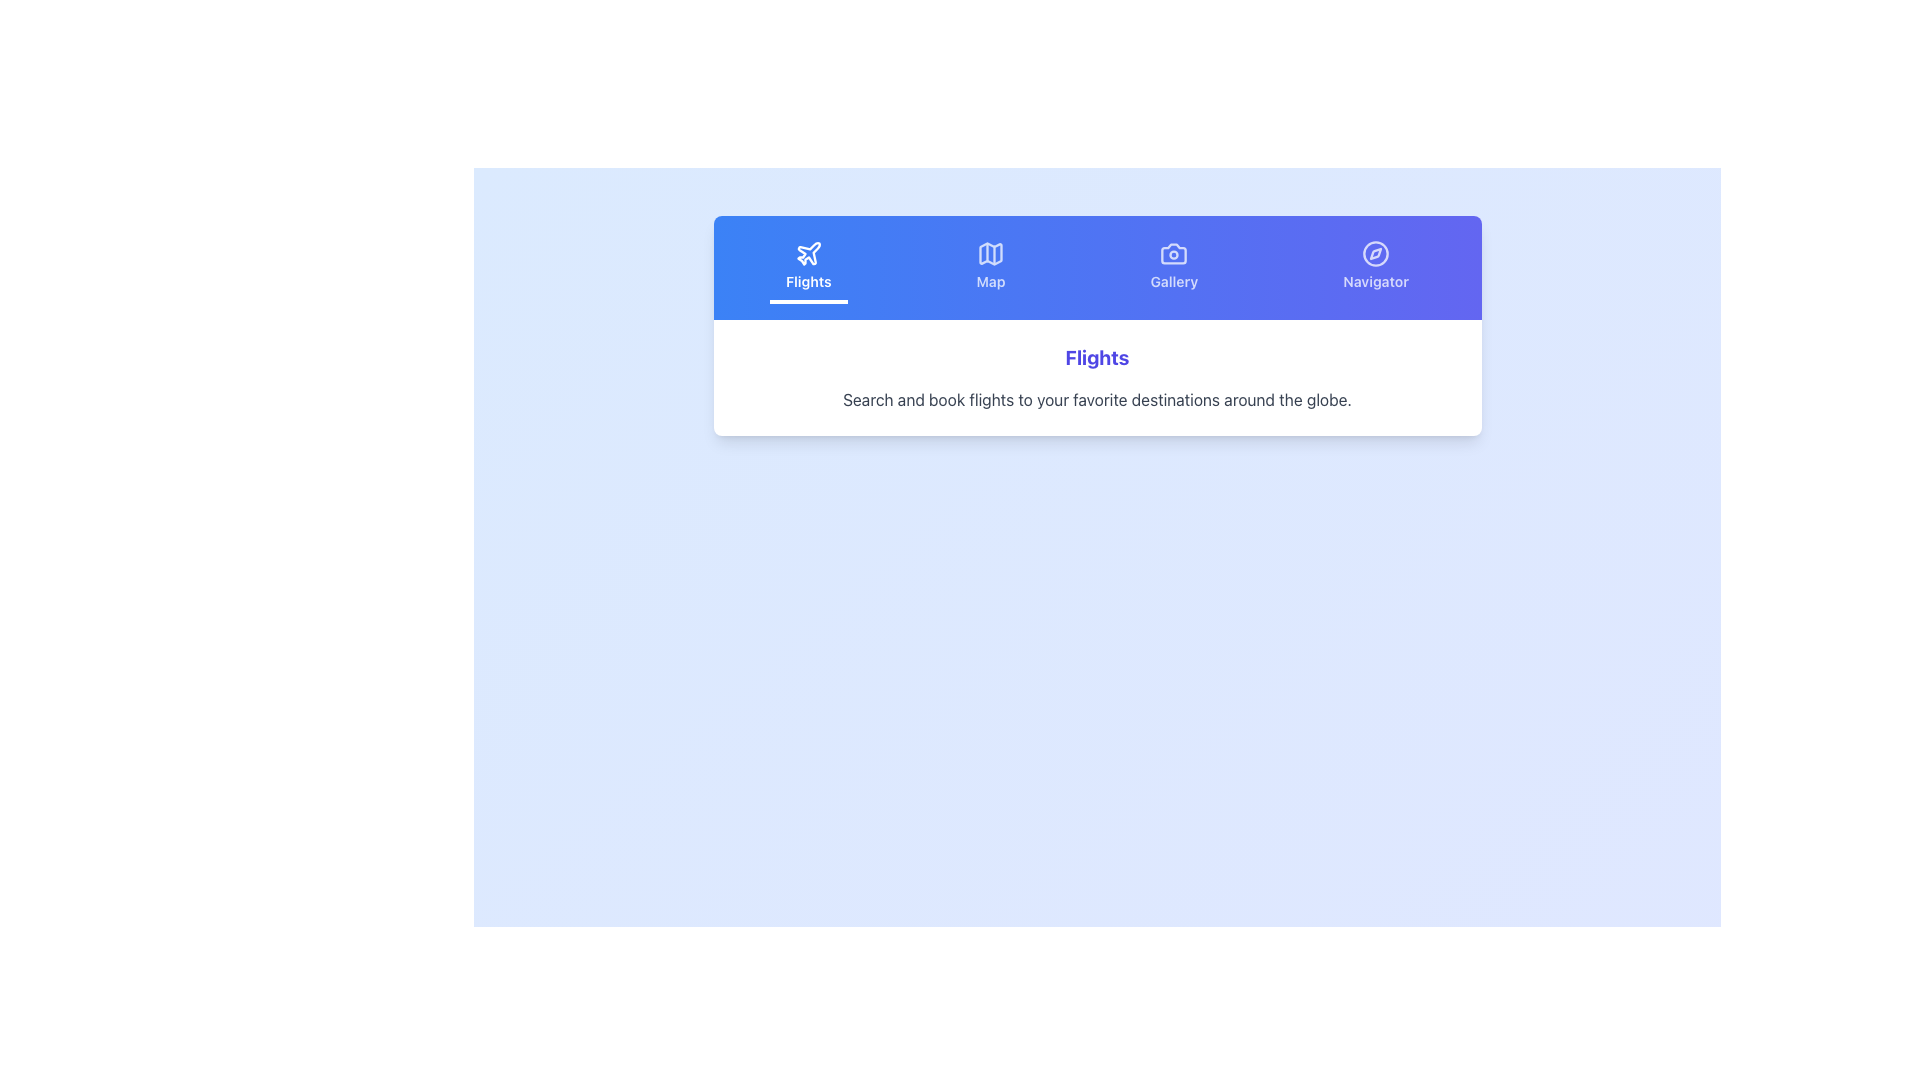 The height and width of the screenshot is (1080, 1920). What do you see at coordinates (1174, 266) in the screenshot?
I see `the 'Gallery' button located in the navigation bar, which has a camera icon above and is positioned between the 'Map' button and the 'Navigator' button` at bounding box center [1174, 266].